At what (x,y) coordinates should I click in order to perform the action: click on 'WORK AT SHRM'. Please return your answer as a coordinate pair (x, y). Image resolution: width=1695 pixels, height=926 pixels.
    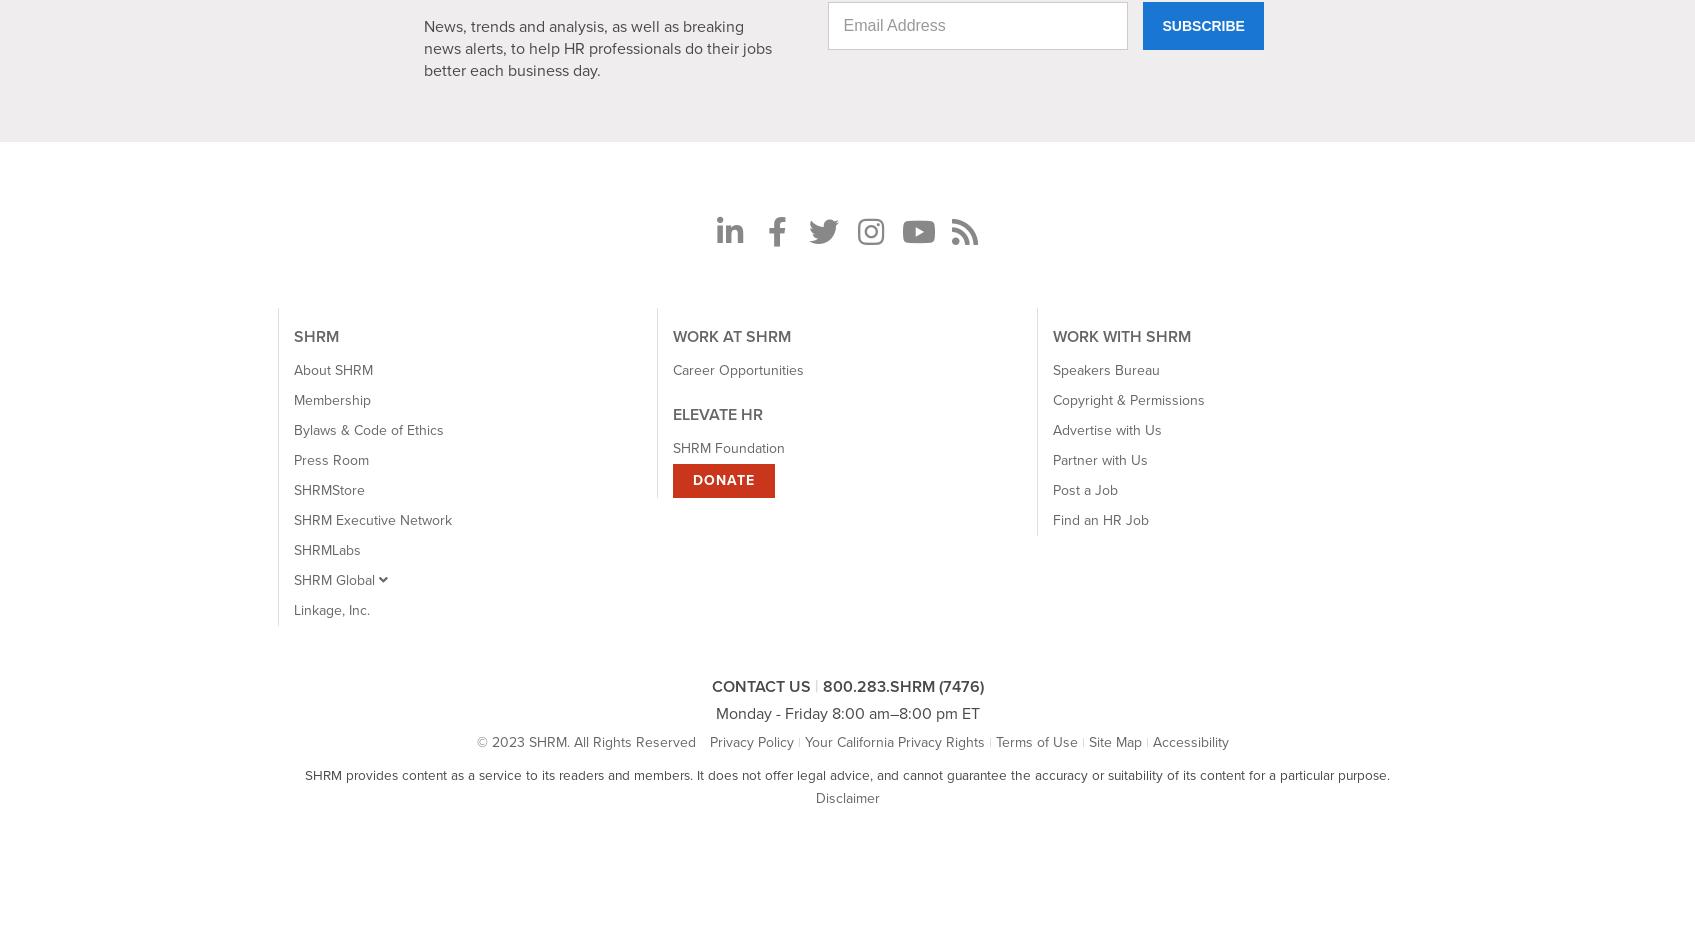
    Looking at the image, I should click on (731, 336).